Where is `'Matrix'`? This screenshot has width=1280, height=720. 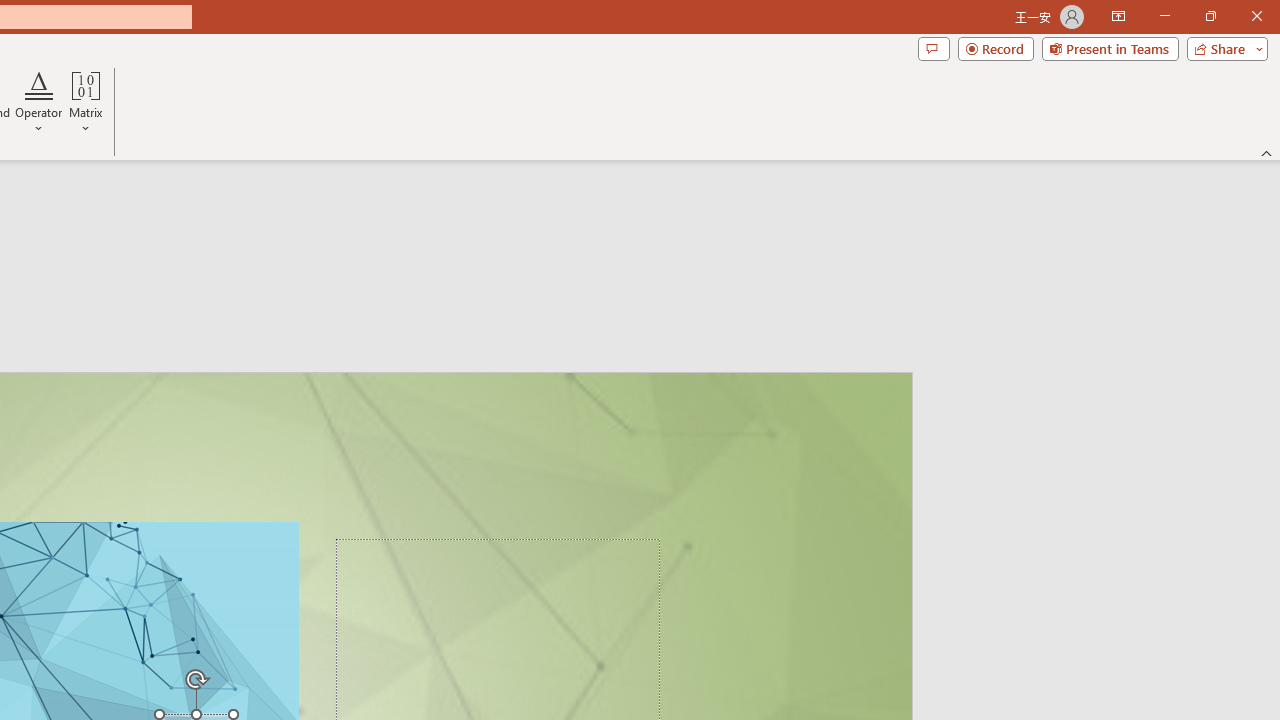
'Matrix' is located at coordinates (85, 103).